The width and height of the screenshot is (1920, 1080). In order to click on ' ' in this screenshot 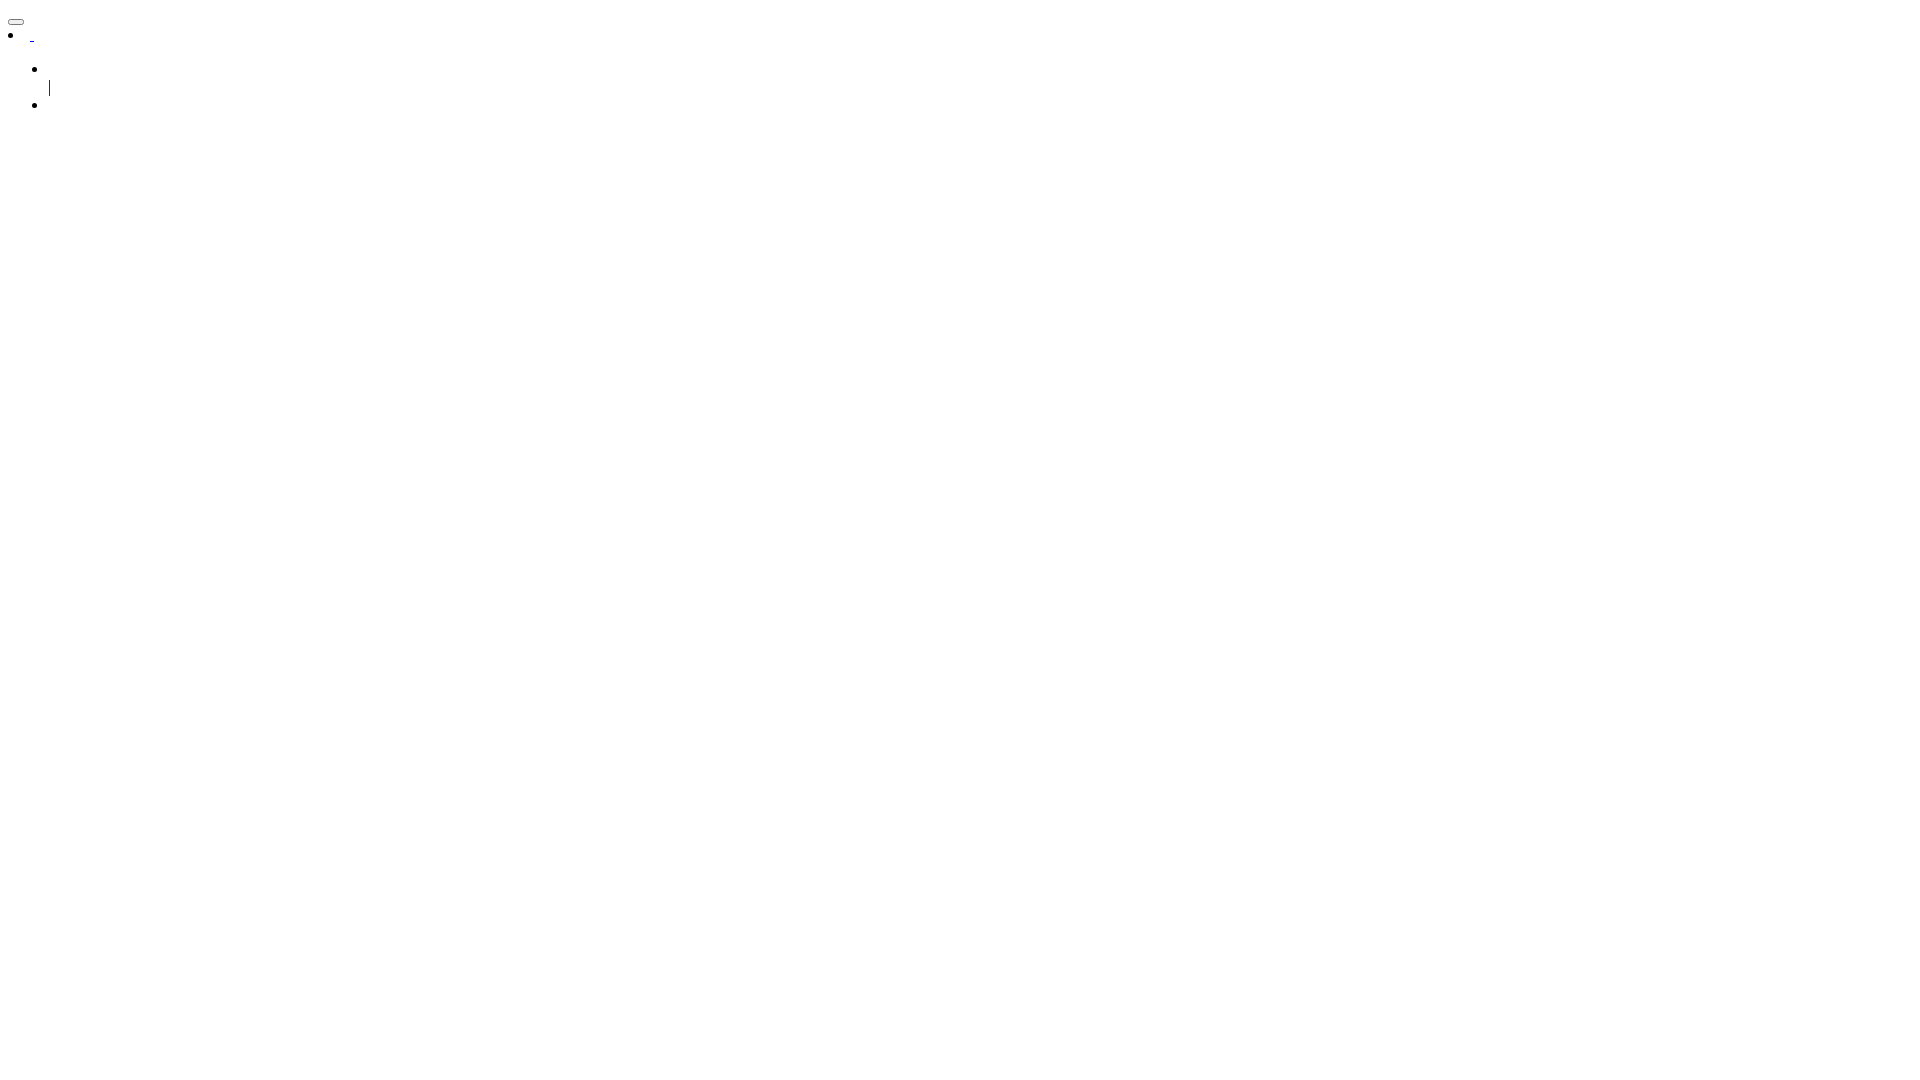, I will do `click(32, 34)`.